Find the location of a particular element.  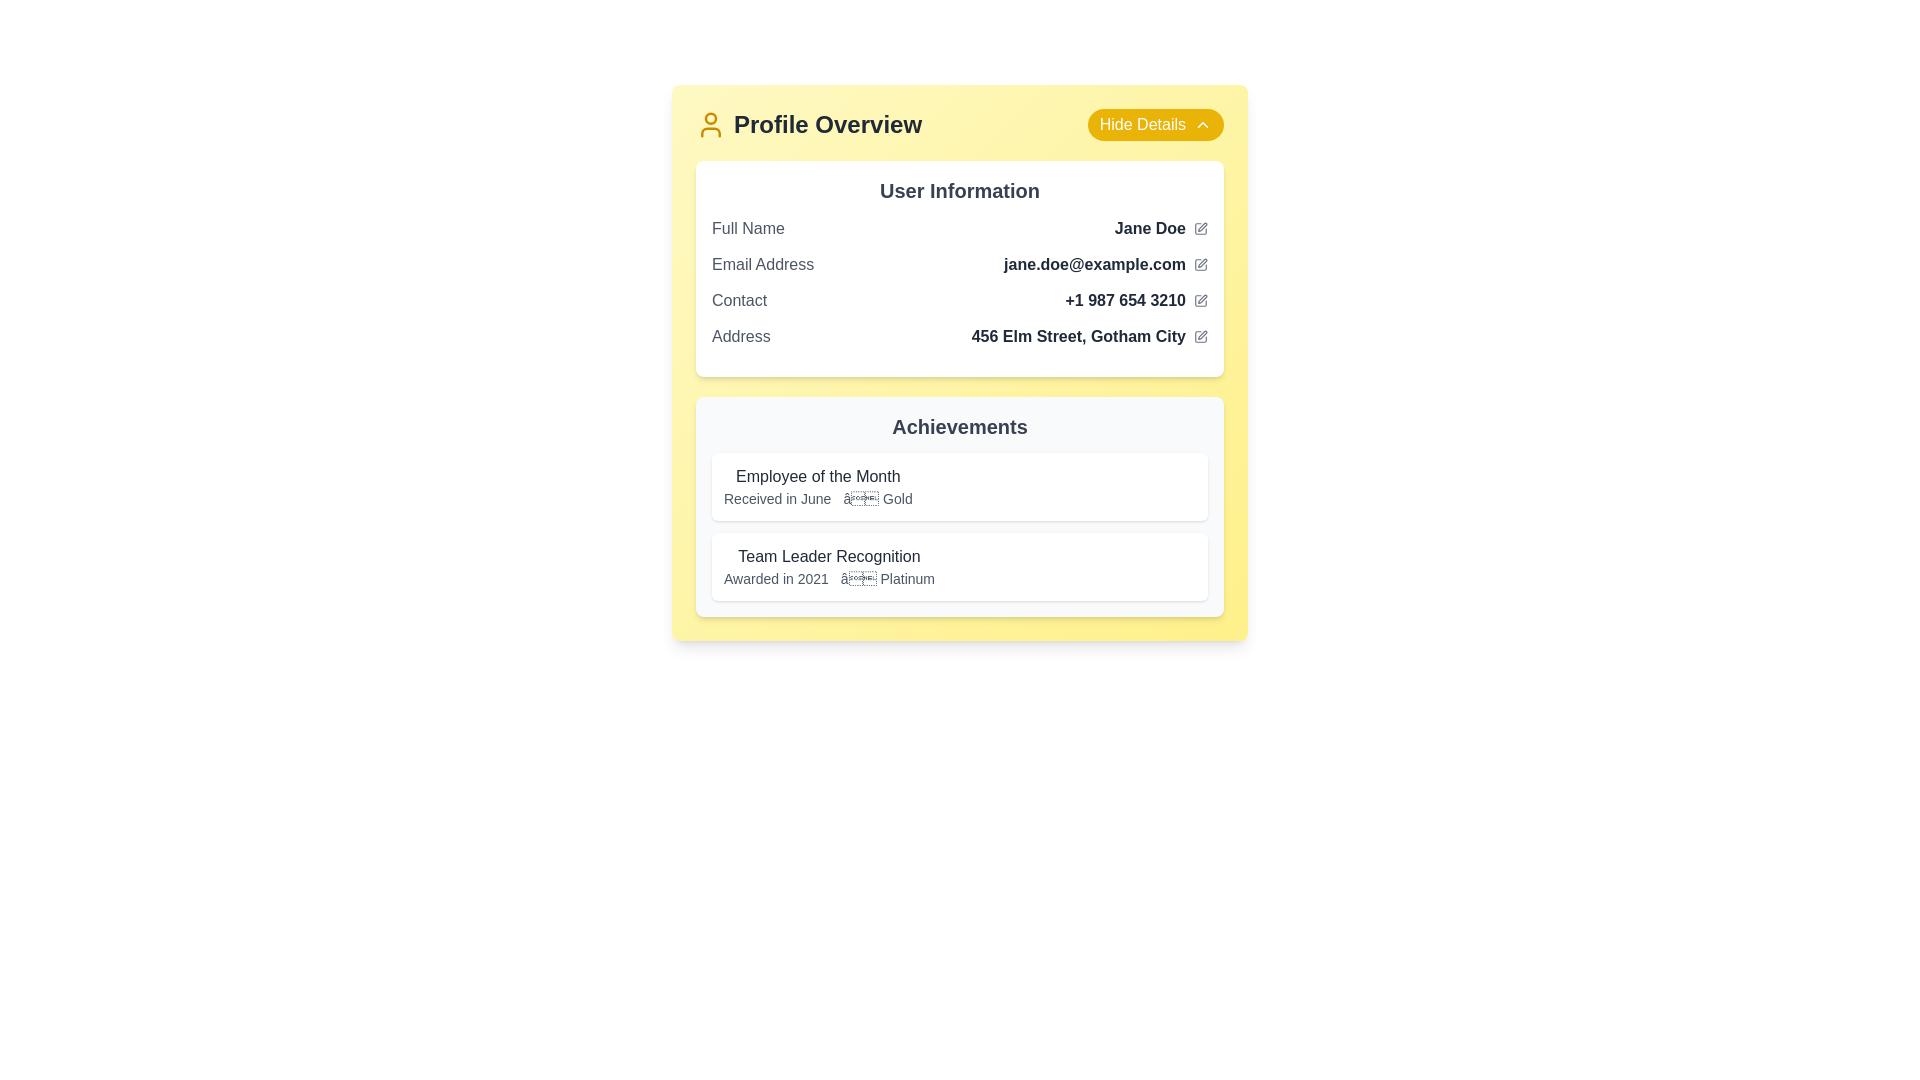

displayed text of the 'Gold' award level label located in the 'Achievements' section under 'Employee of the Month' is located at coordinates (878, 497).